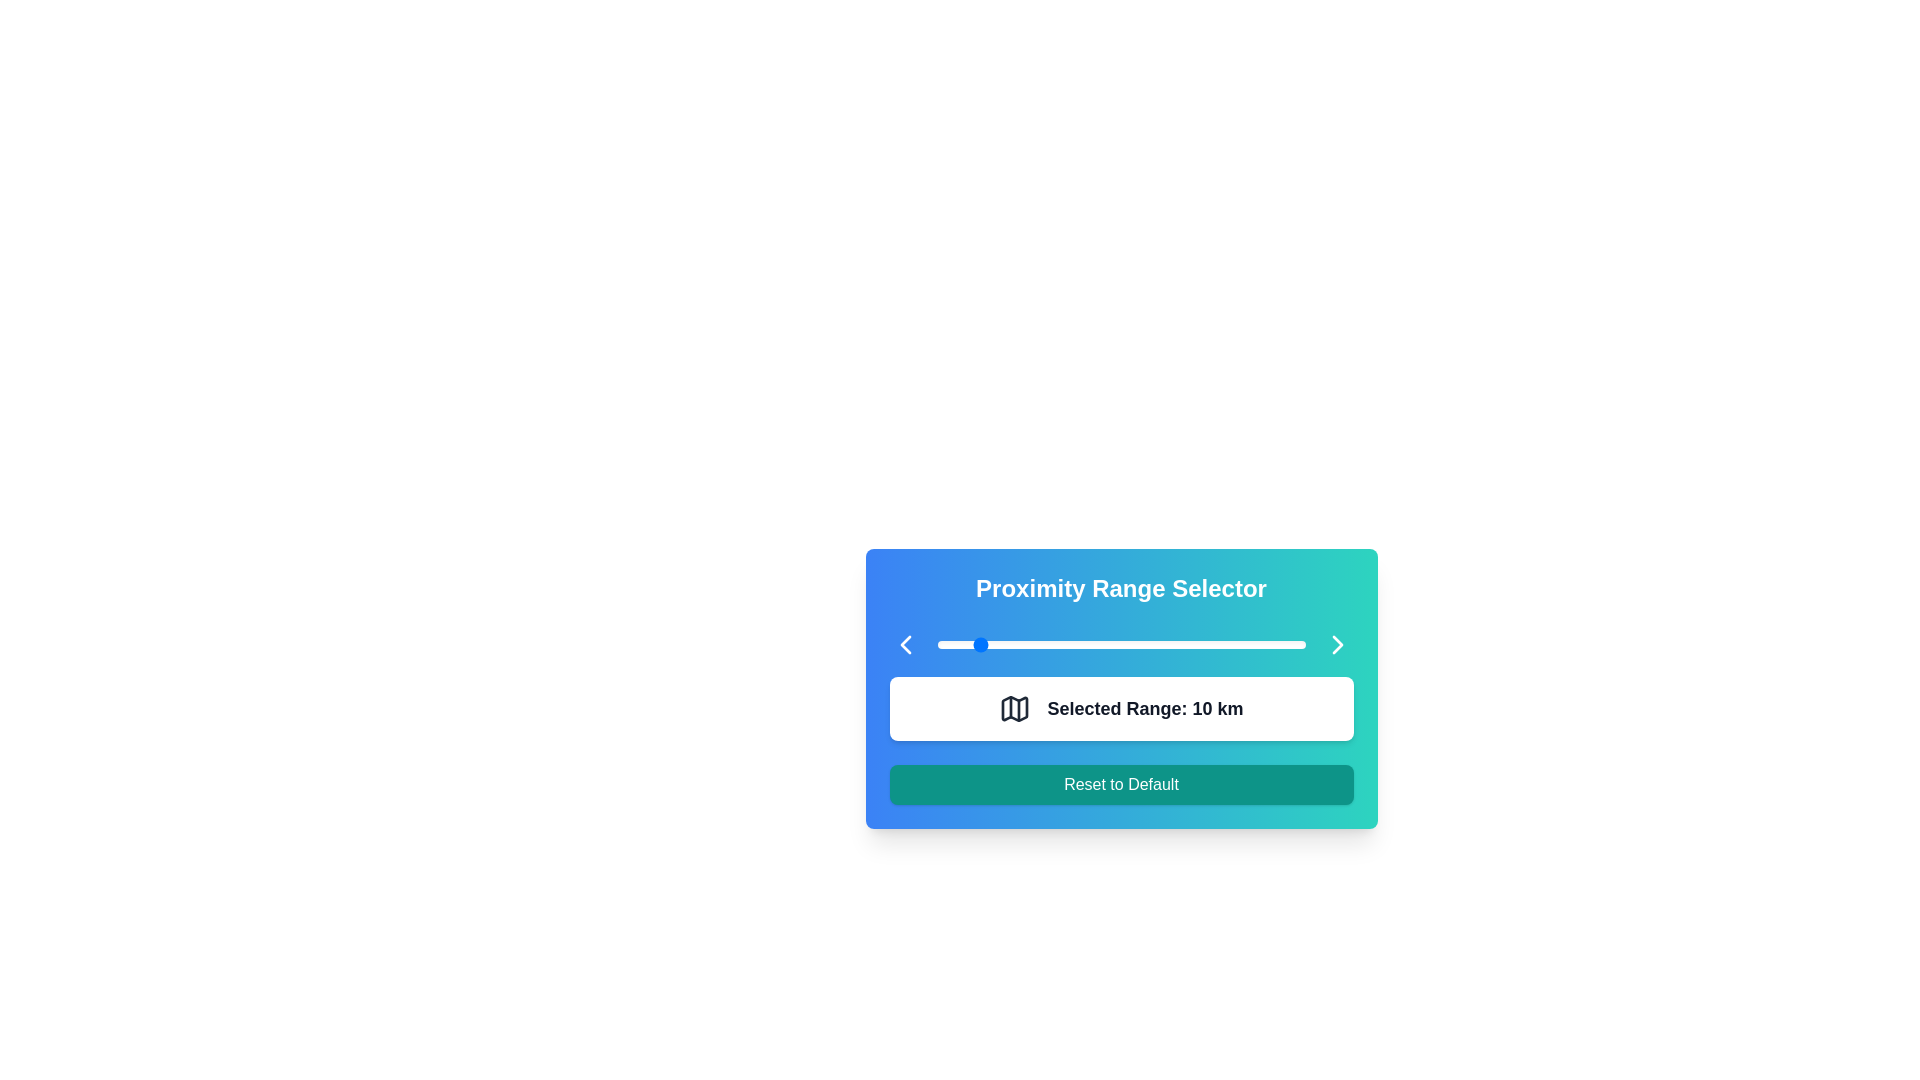 This screenshot has width=1920, height=1080. What do you see at coordinates (1147, 644) in the screenshot?
I see `proximity range` at bounding box center [1147, 644].